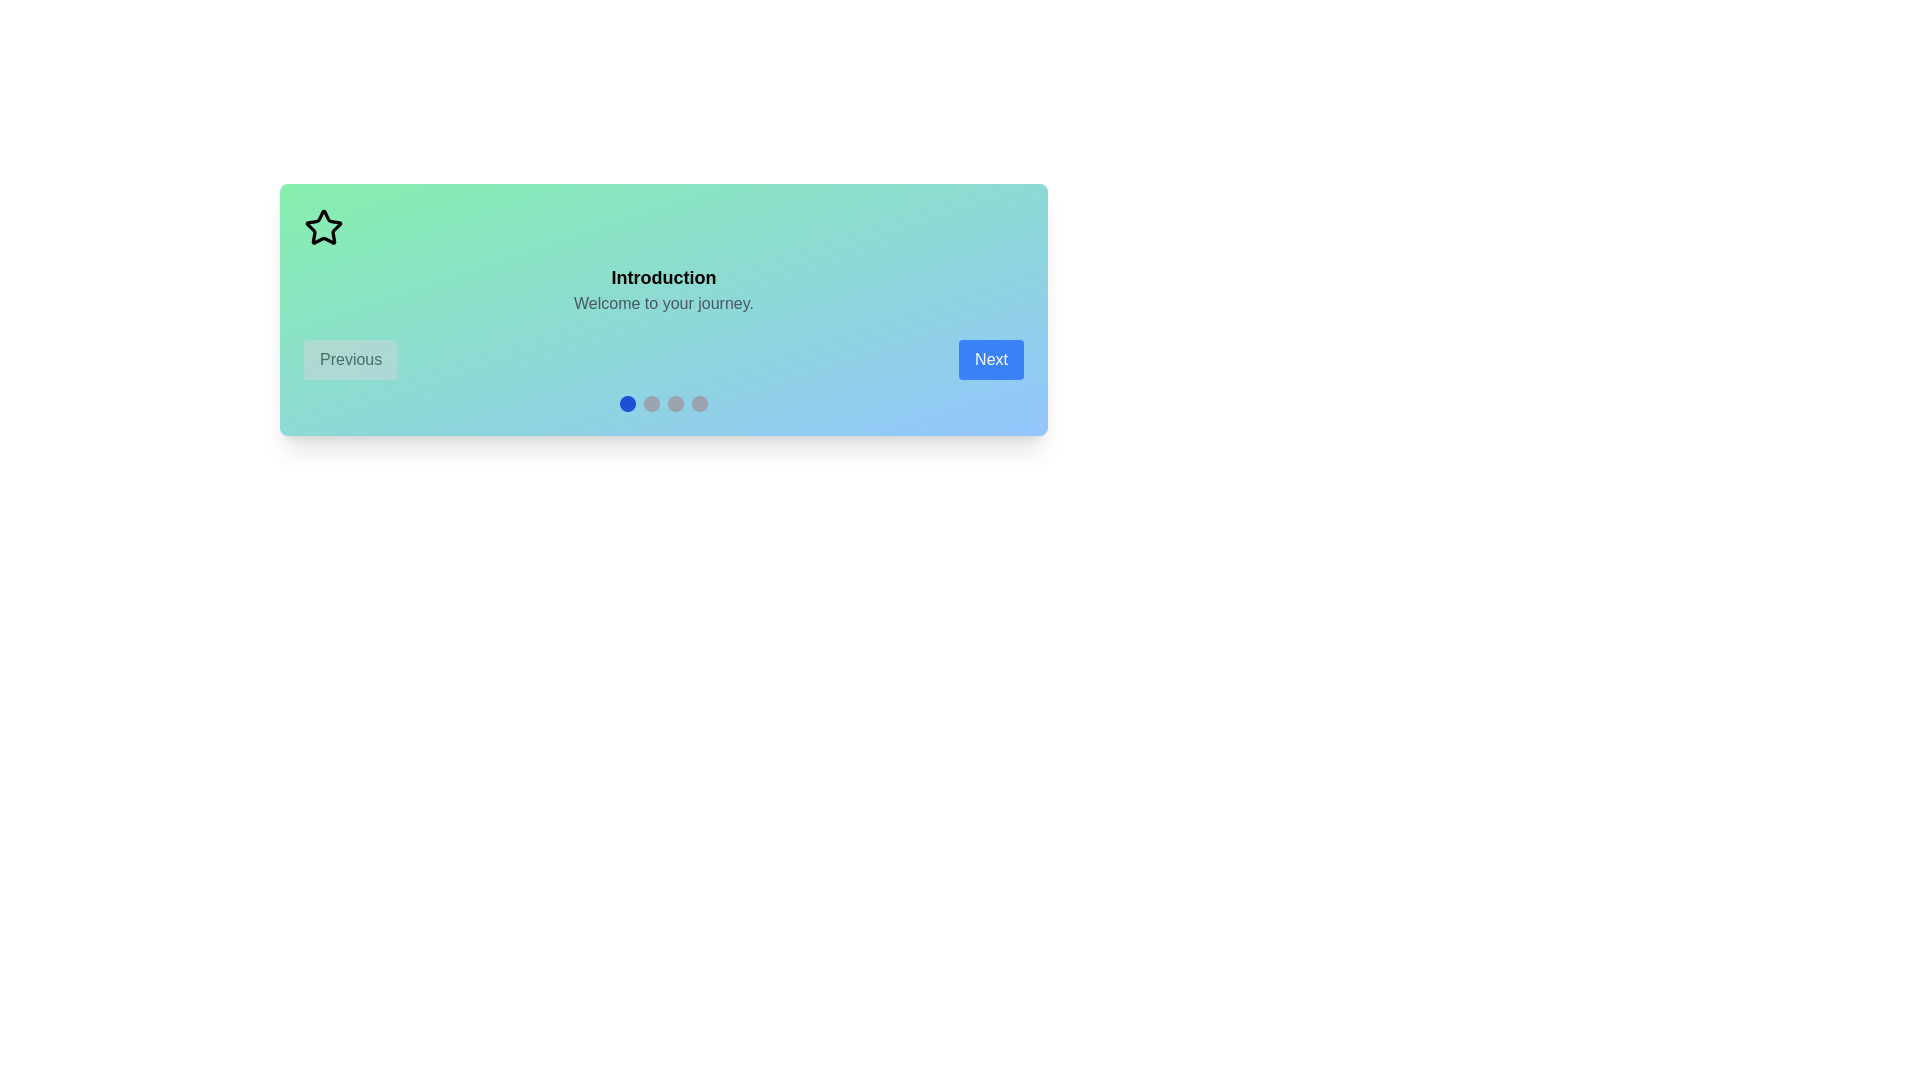 This screenshot has width=1920, height=1080. What do you see at coordinates (676, 404) in the screenshot?
I see `the indicator corresponding to the scene number 3` at bounding box center [676, 404].